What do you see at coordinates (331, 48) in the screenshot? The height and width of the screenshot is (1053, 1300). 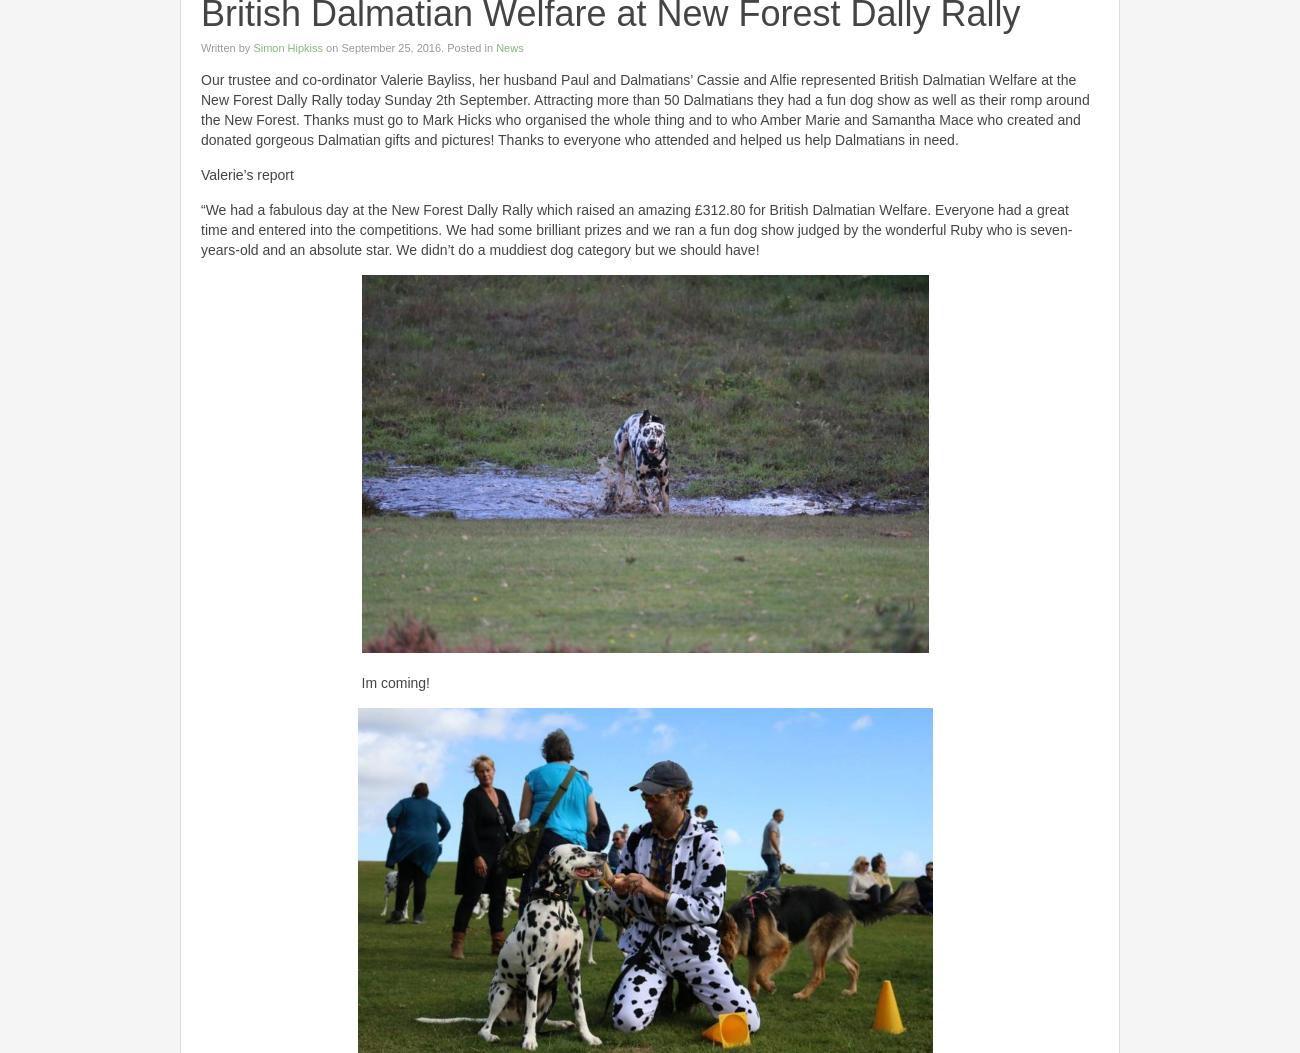 I see `'on'` at bounding box center [331, 48].